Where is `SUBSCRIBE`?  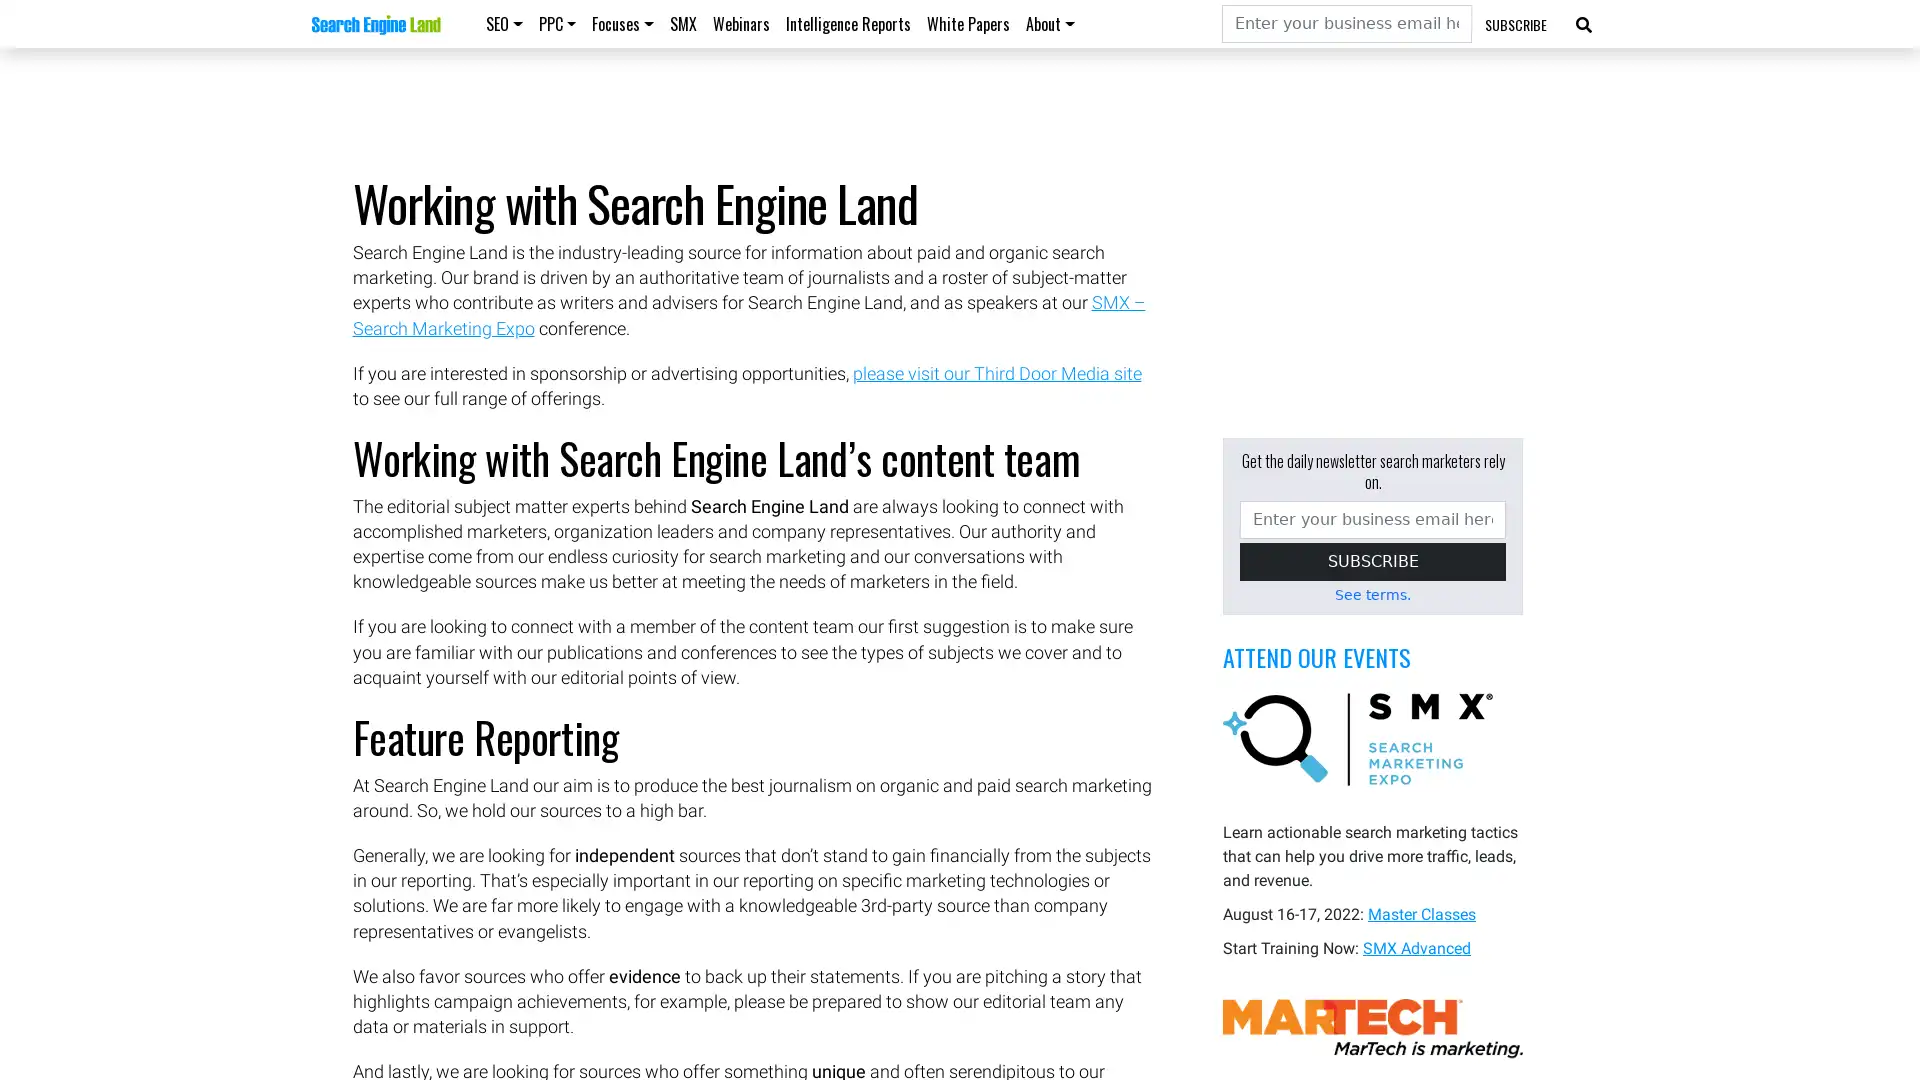 SUBSCRIBE is located at coordinates (1516, 23).